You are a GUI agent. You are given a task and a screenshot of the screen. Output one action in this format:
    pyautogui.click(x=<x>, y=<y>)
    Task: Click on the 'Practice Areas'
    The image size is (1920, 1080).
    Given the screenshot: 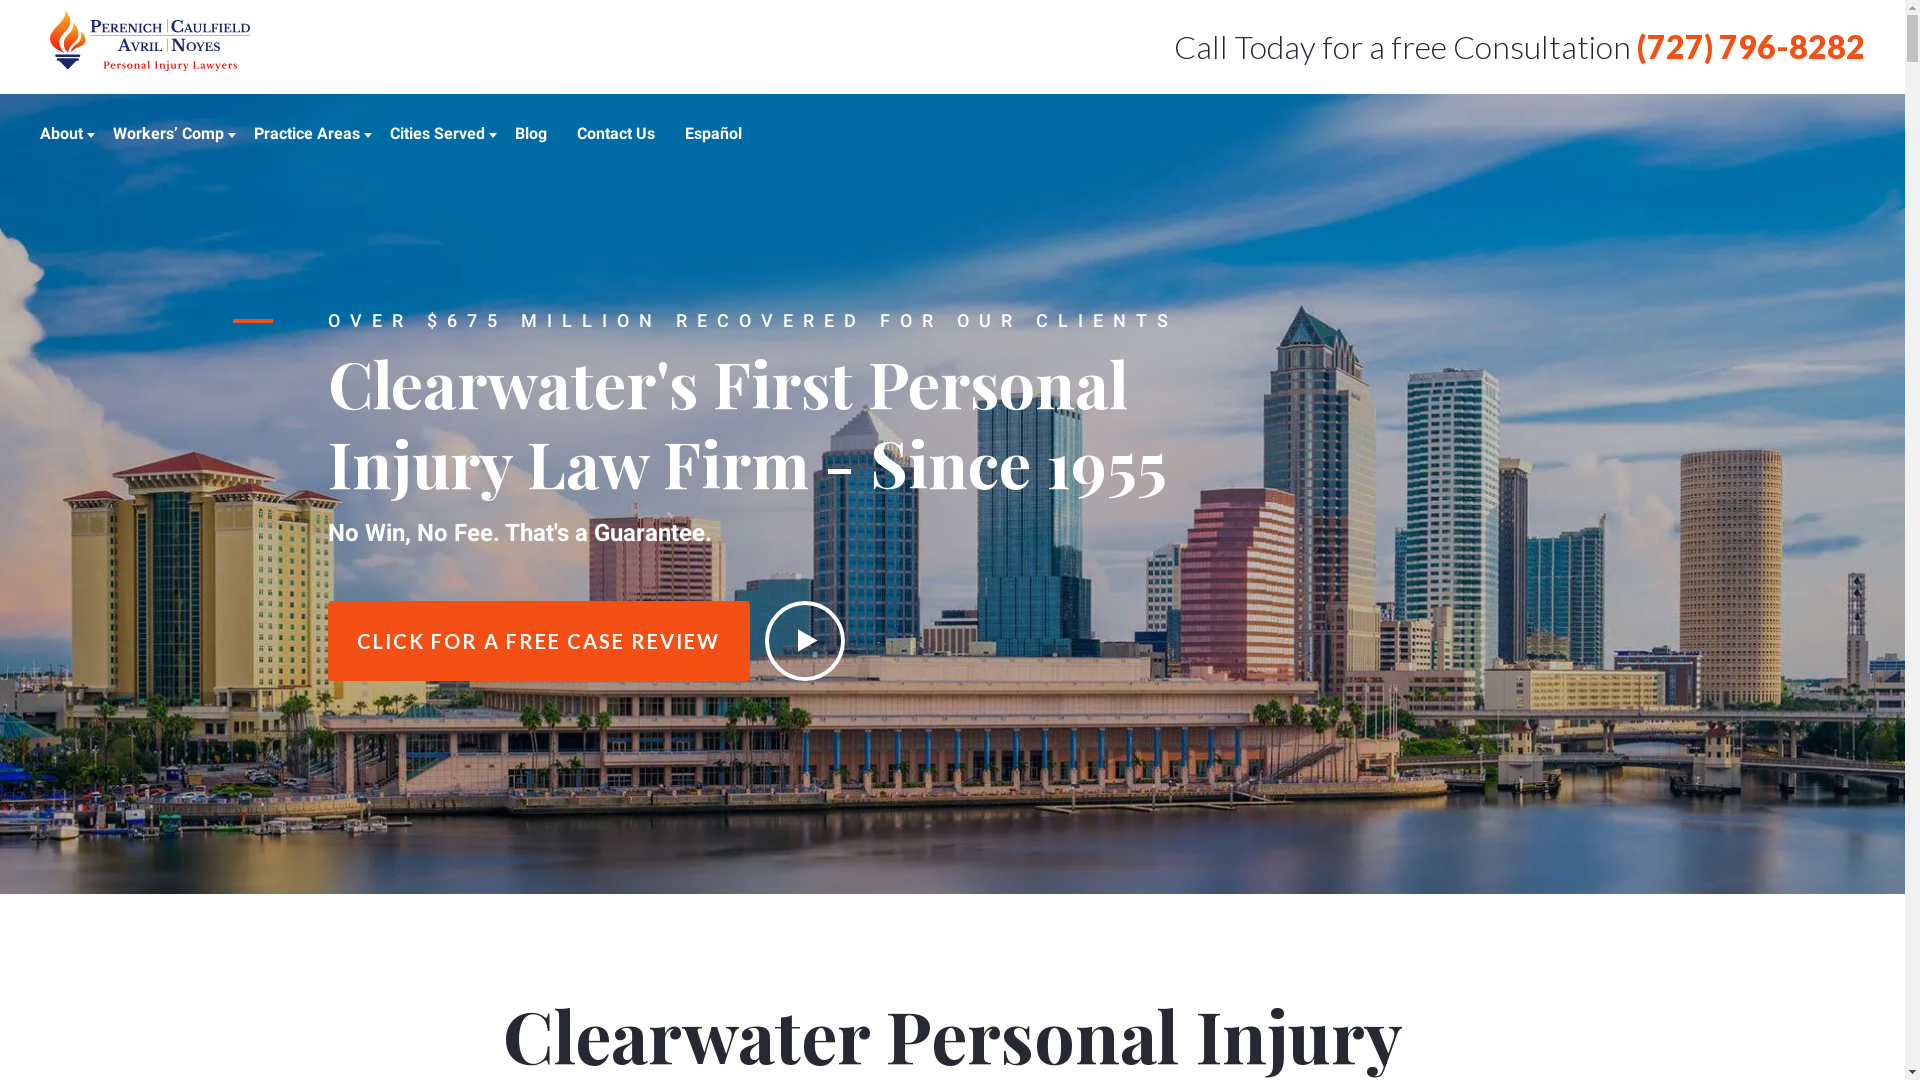 What is the action you would take?
    pyautogui.click(x=253, y=133)
    